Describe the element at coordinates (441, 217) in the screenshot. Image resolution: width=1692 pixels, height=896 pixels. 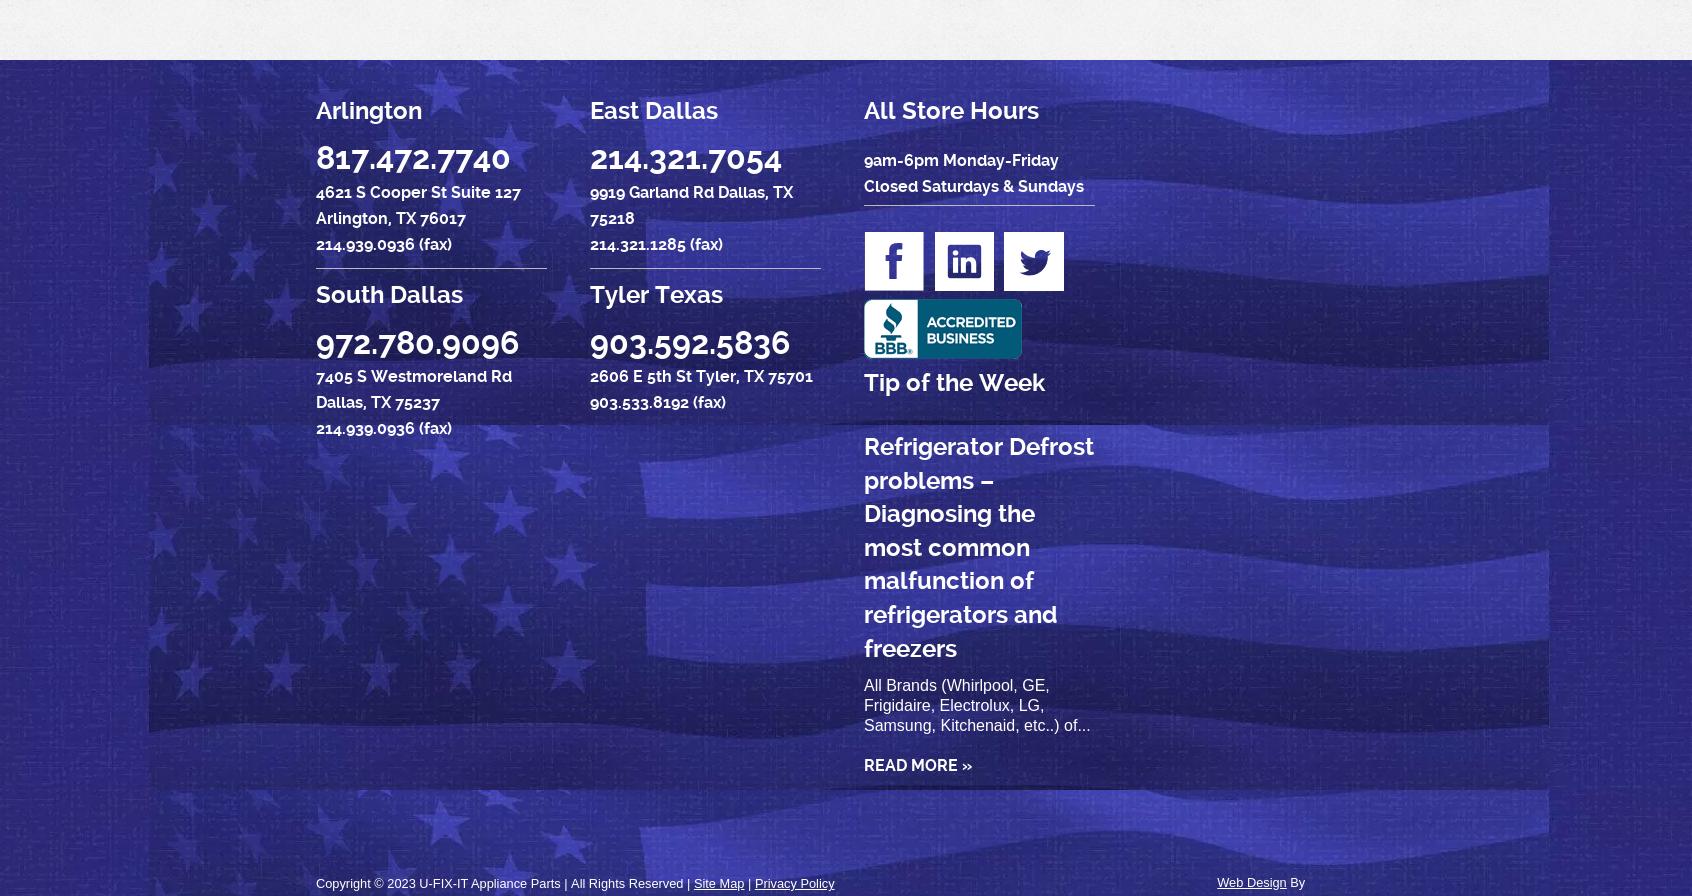
I see `'76017'` at that location.